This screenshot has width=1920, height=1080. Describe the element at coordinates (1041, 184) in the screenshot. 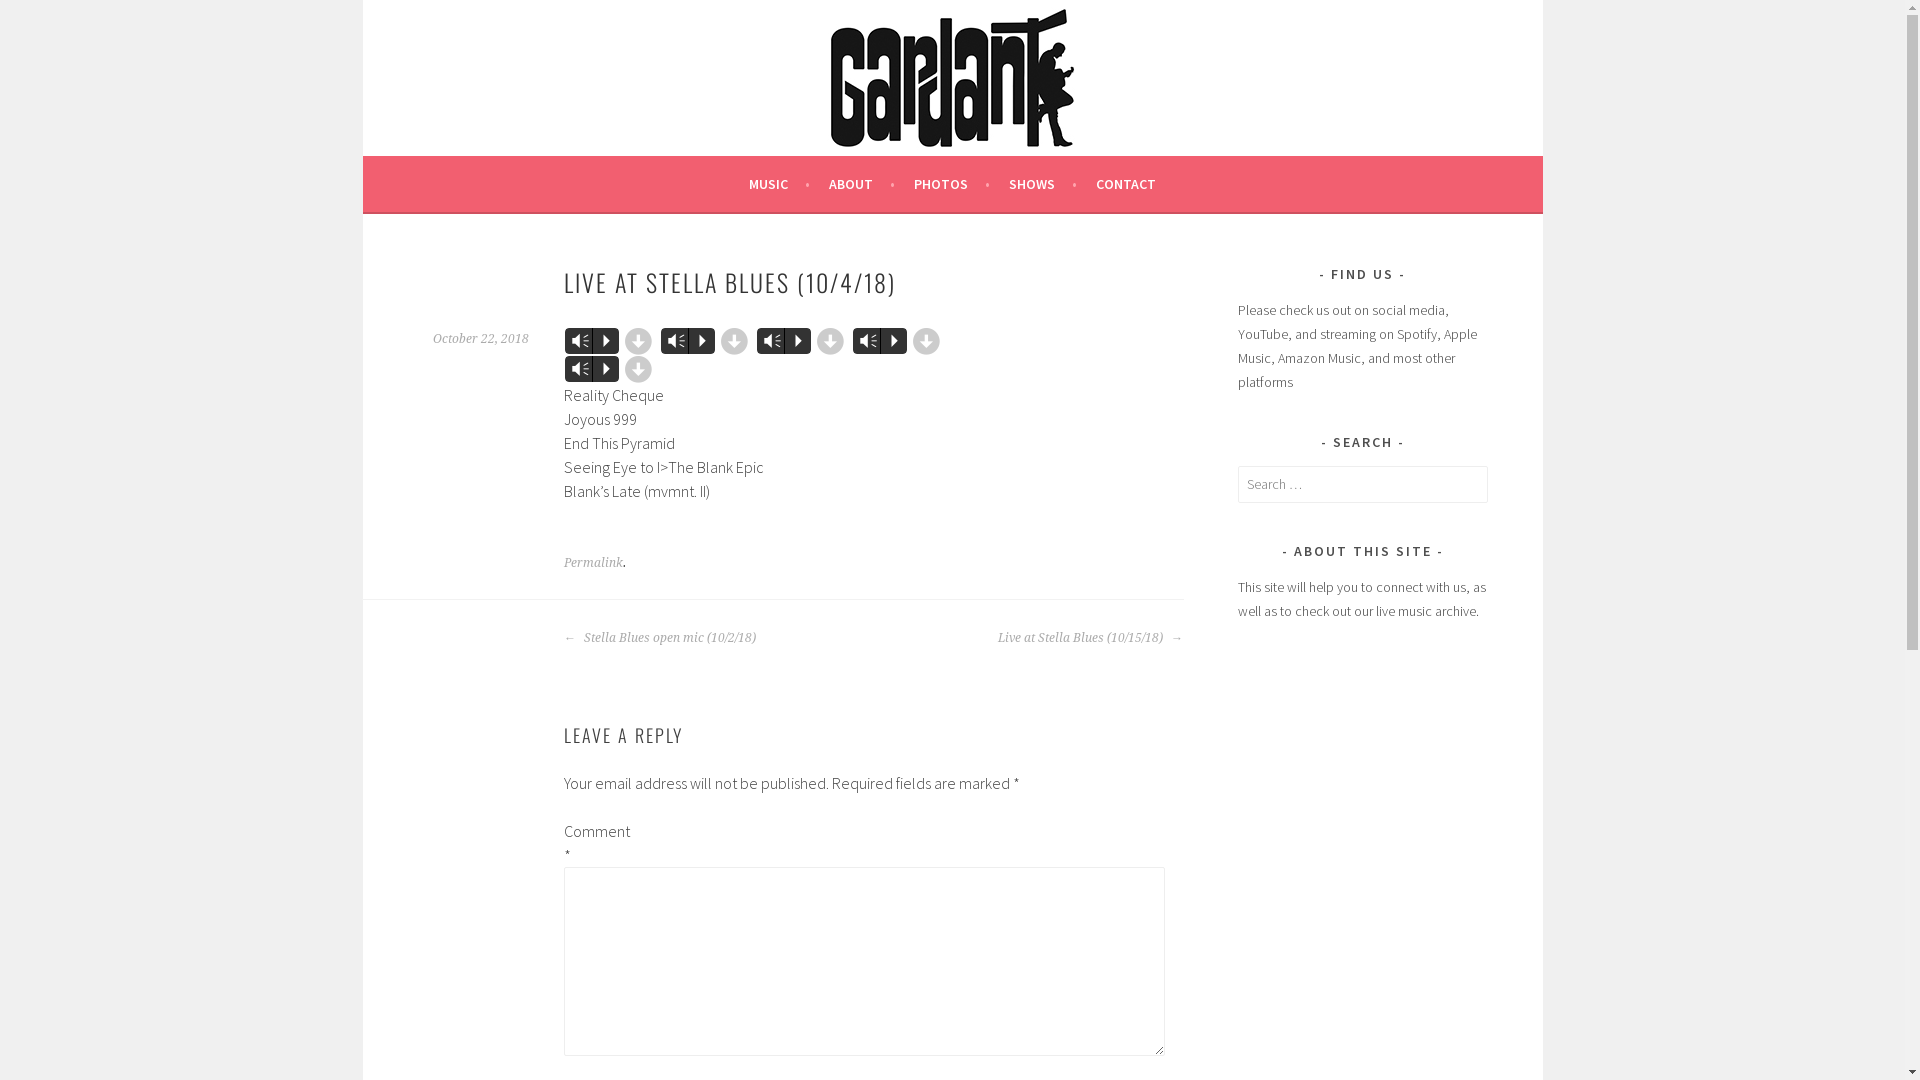

I see `'SHOWS'` at that location.